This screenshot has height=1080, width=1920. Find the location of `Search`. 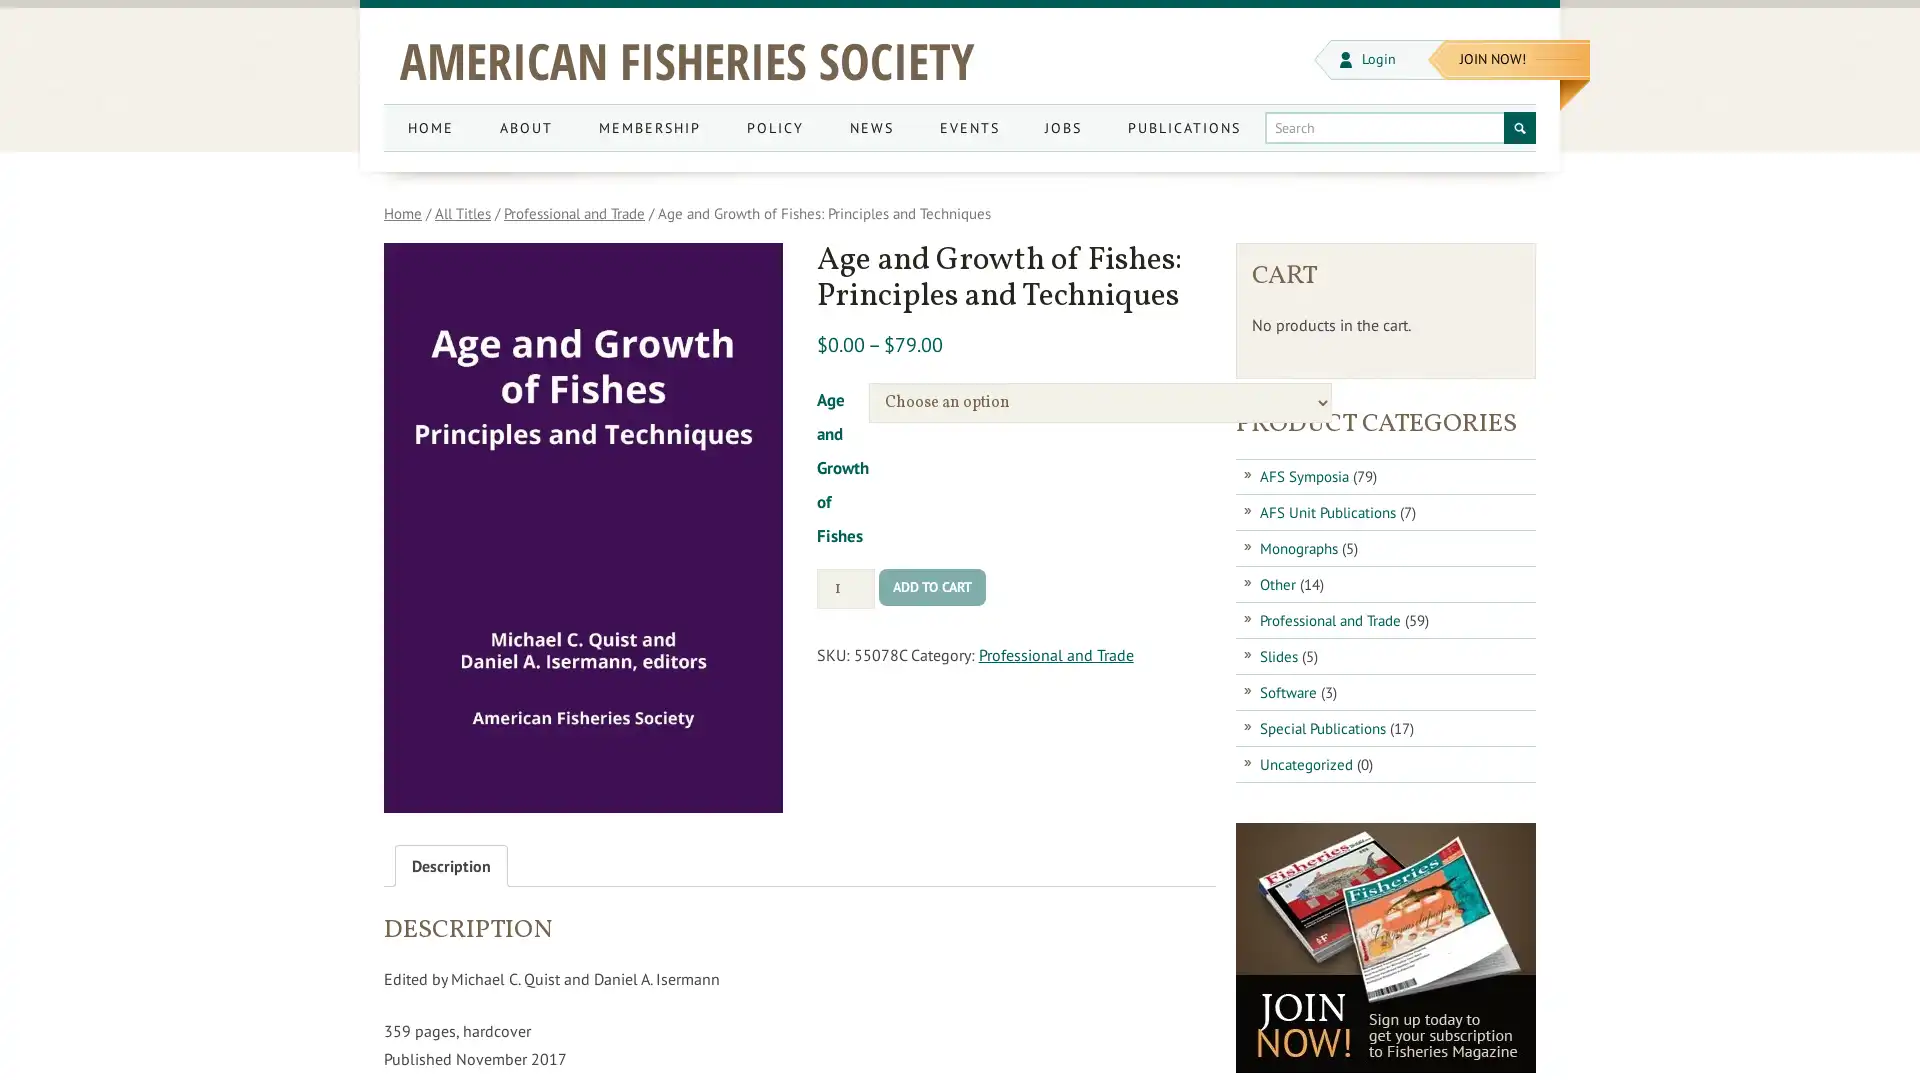

Search is located at coordinates (1520, 127).